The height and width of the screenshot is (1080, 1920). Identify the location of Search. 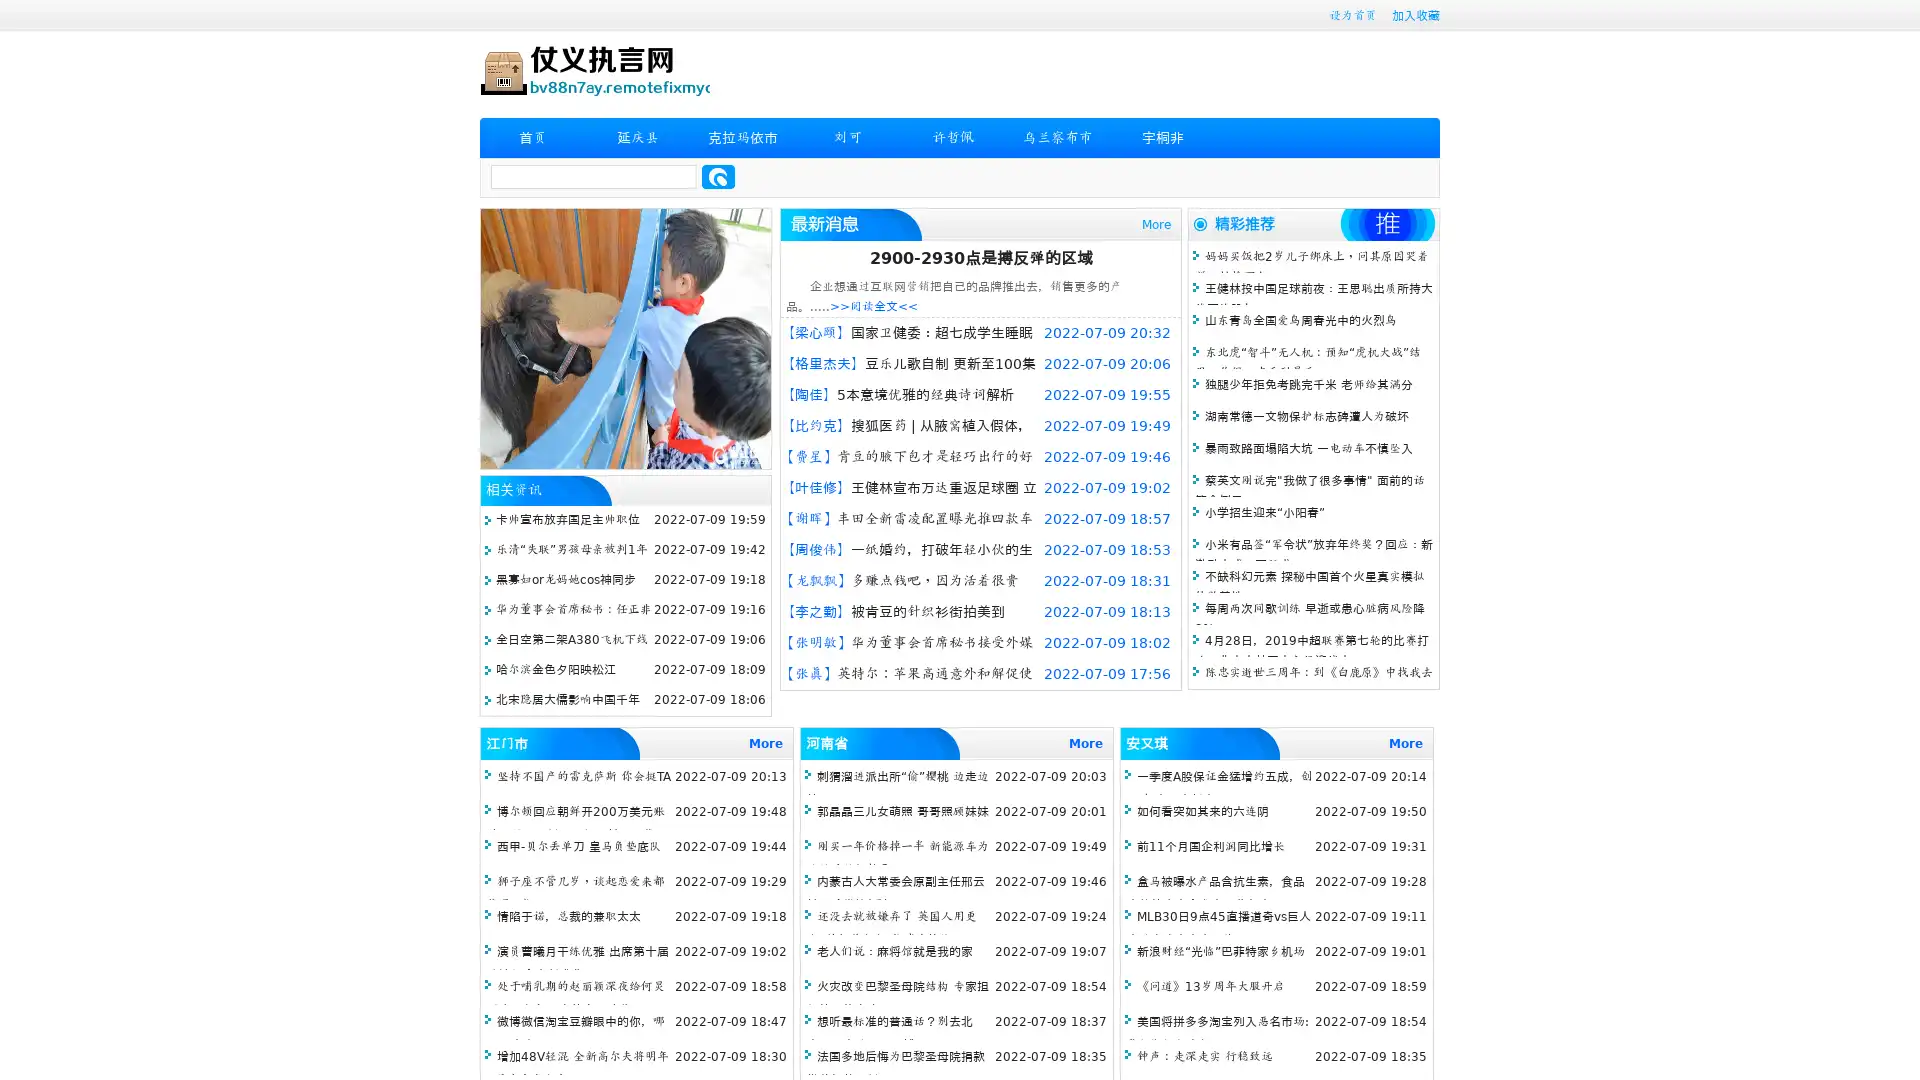
(718, 176).